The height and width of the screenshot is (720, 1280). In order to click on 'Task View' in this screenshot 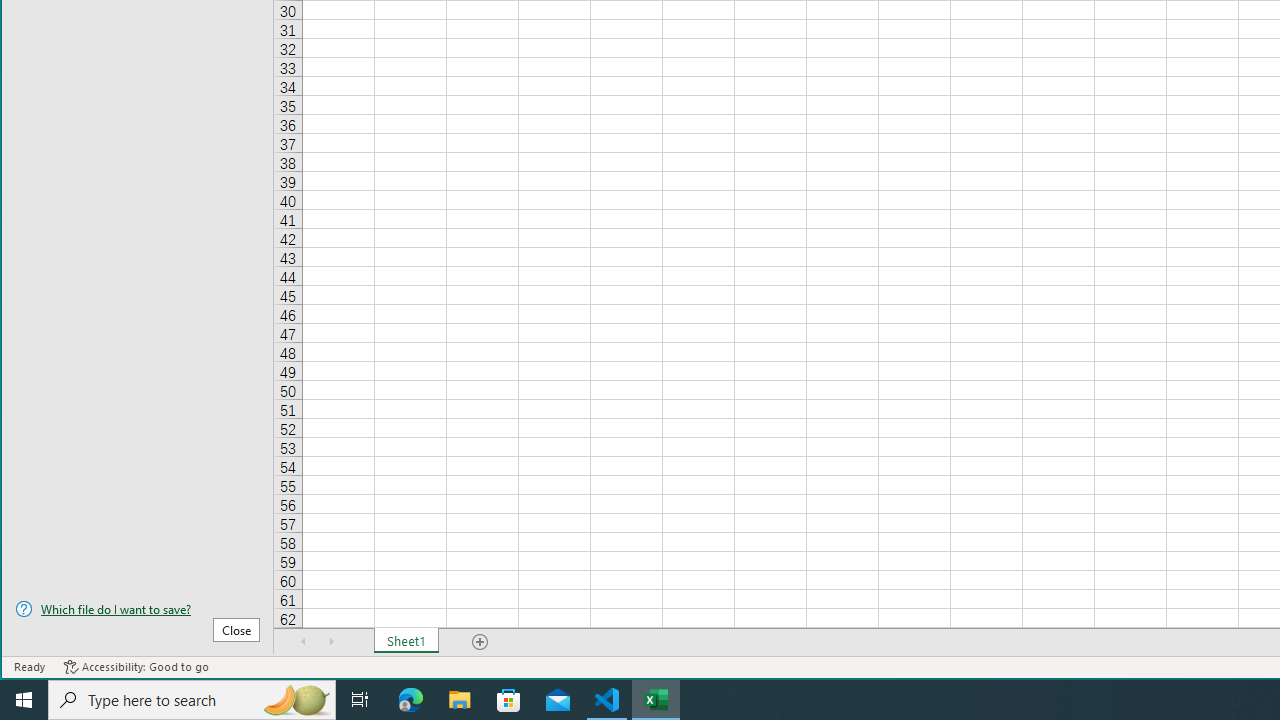, I will do `click(359, 698)`.